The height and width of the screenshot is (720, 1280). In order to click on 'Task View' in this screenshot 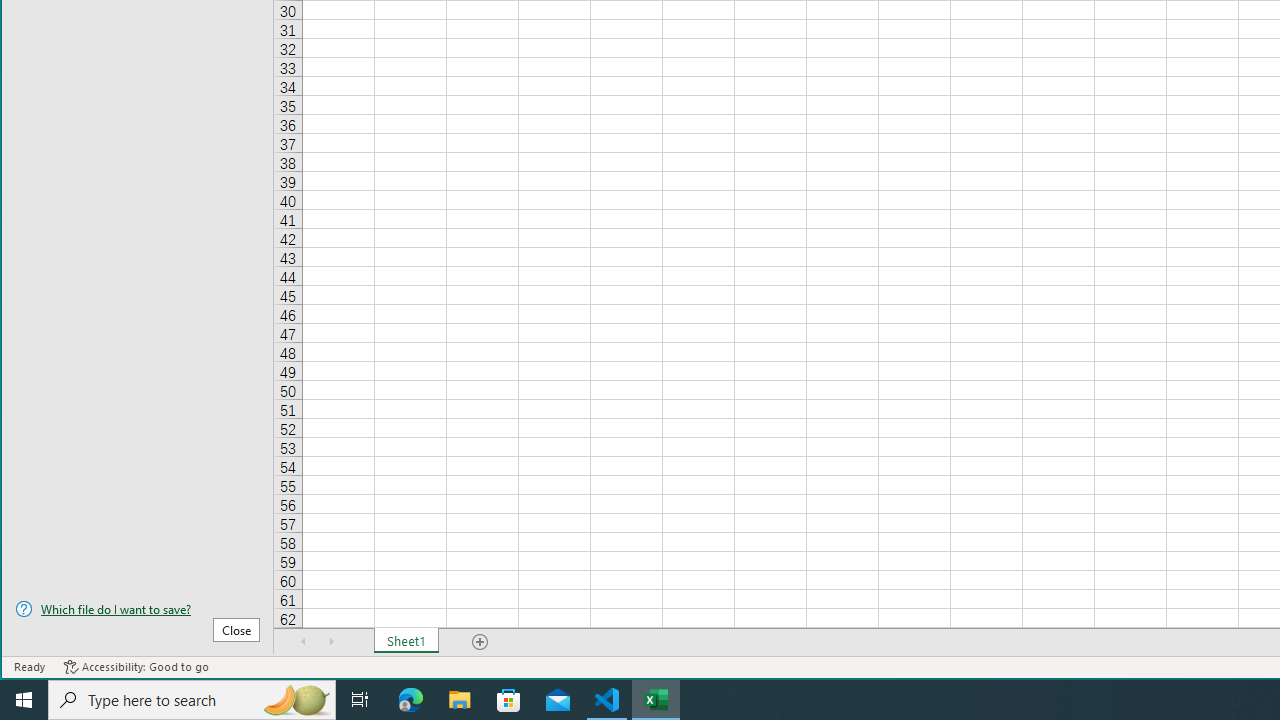, I will do `click(359, 698)`.